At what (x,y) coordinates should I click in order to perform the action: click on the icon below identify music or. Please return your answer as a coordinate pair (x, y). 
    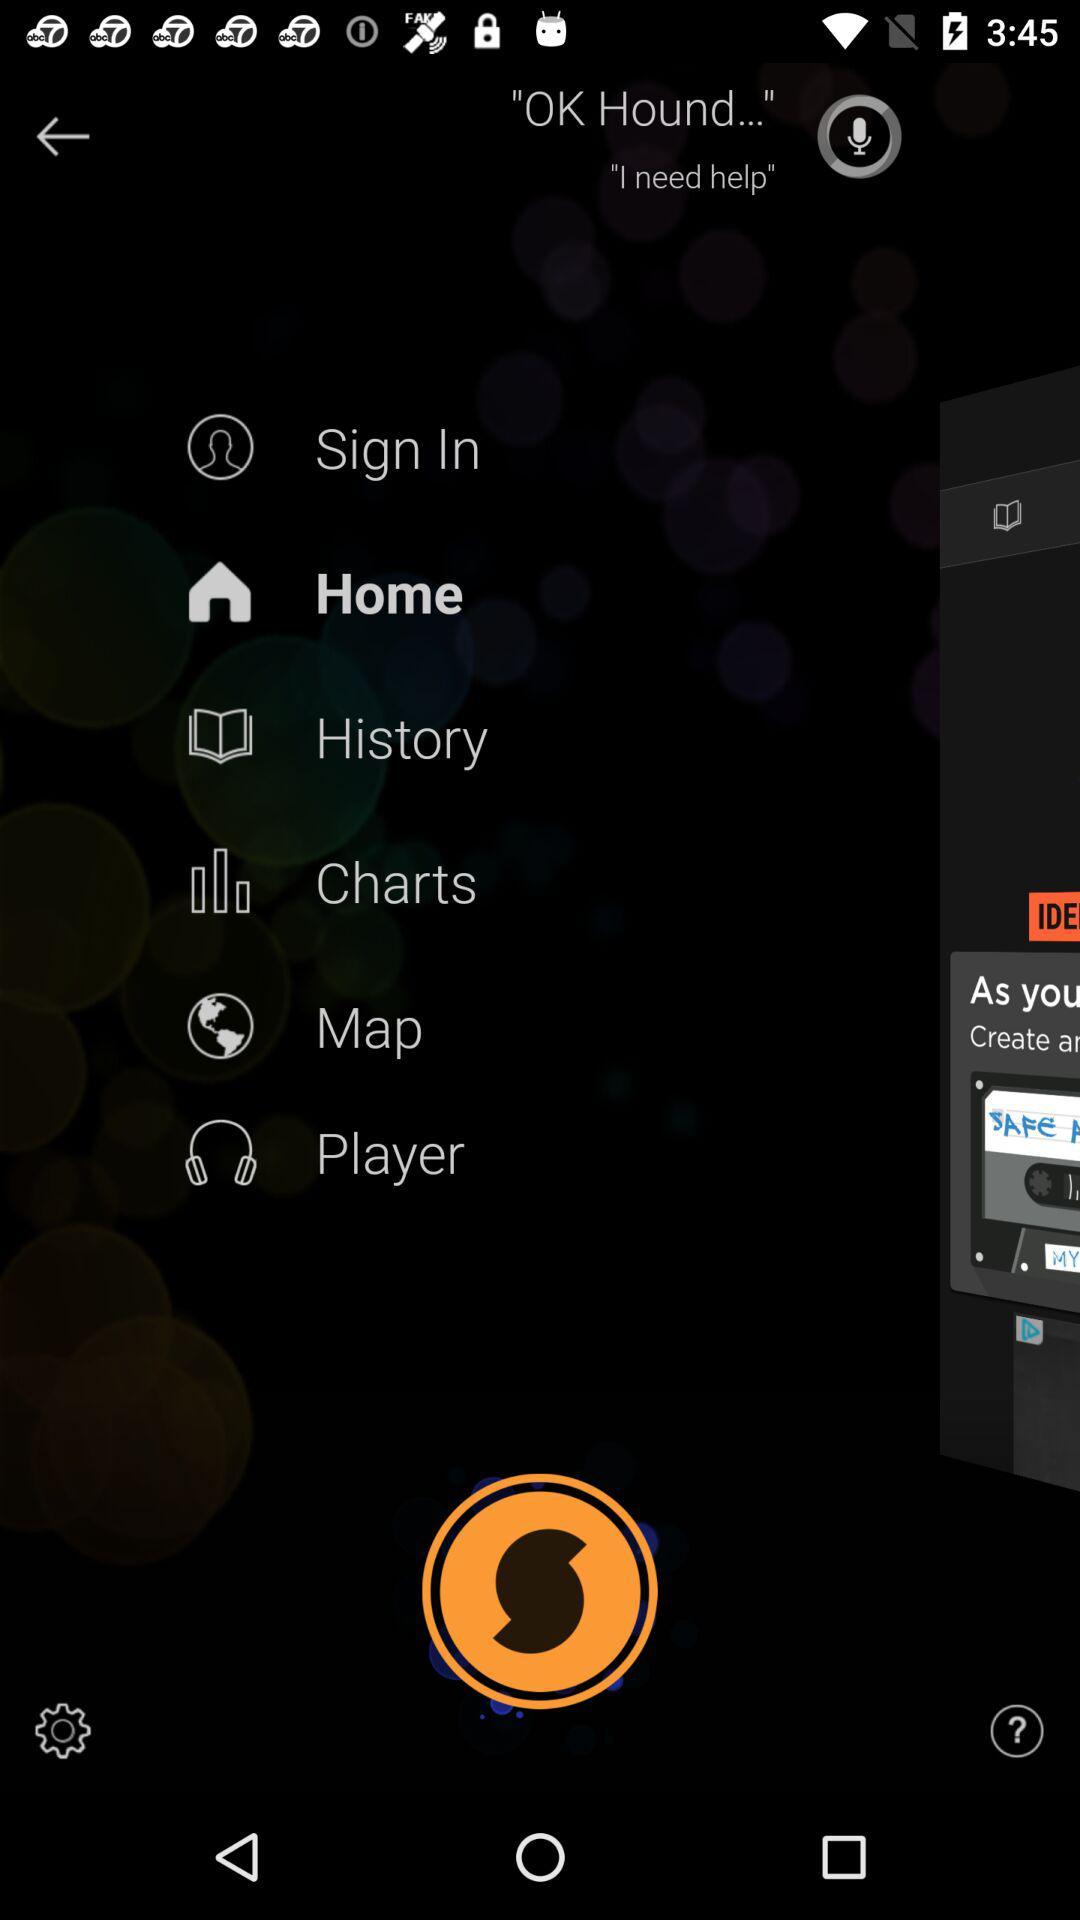
    Looking at the image, I should click on (1045, 1460).